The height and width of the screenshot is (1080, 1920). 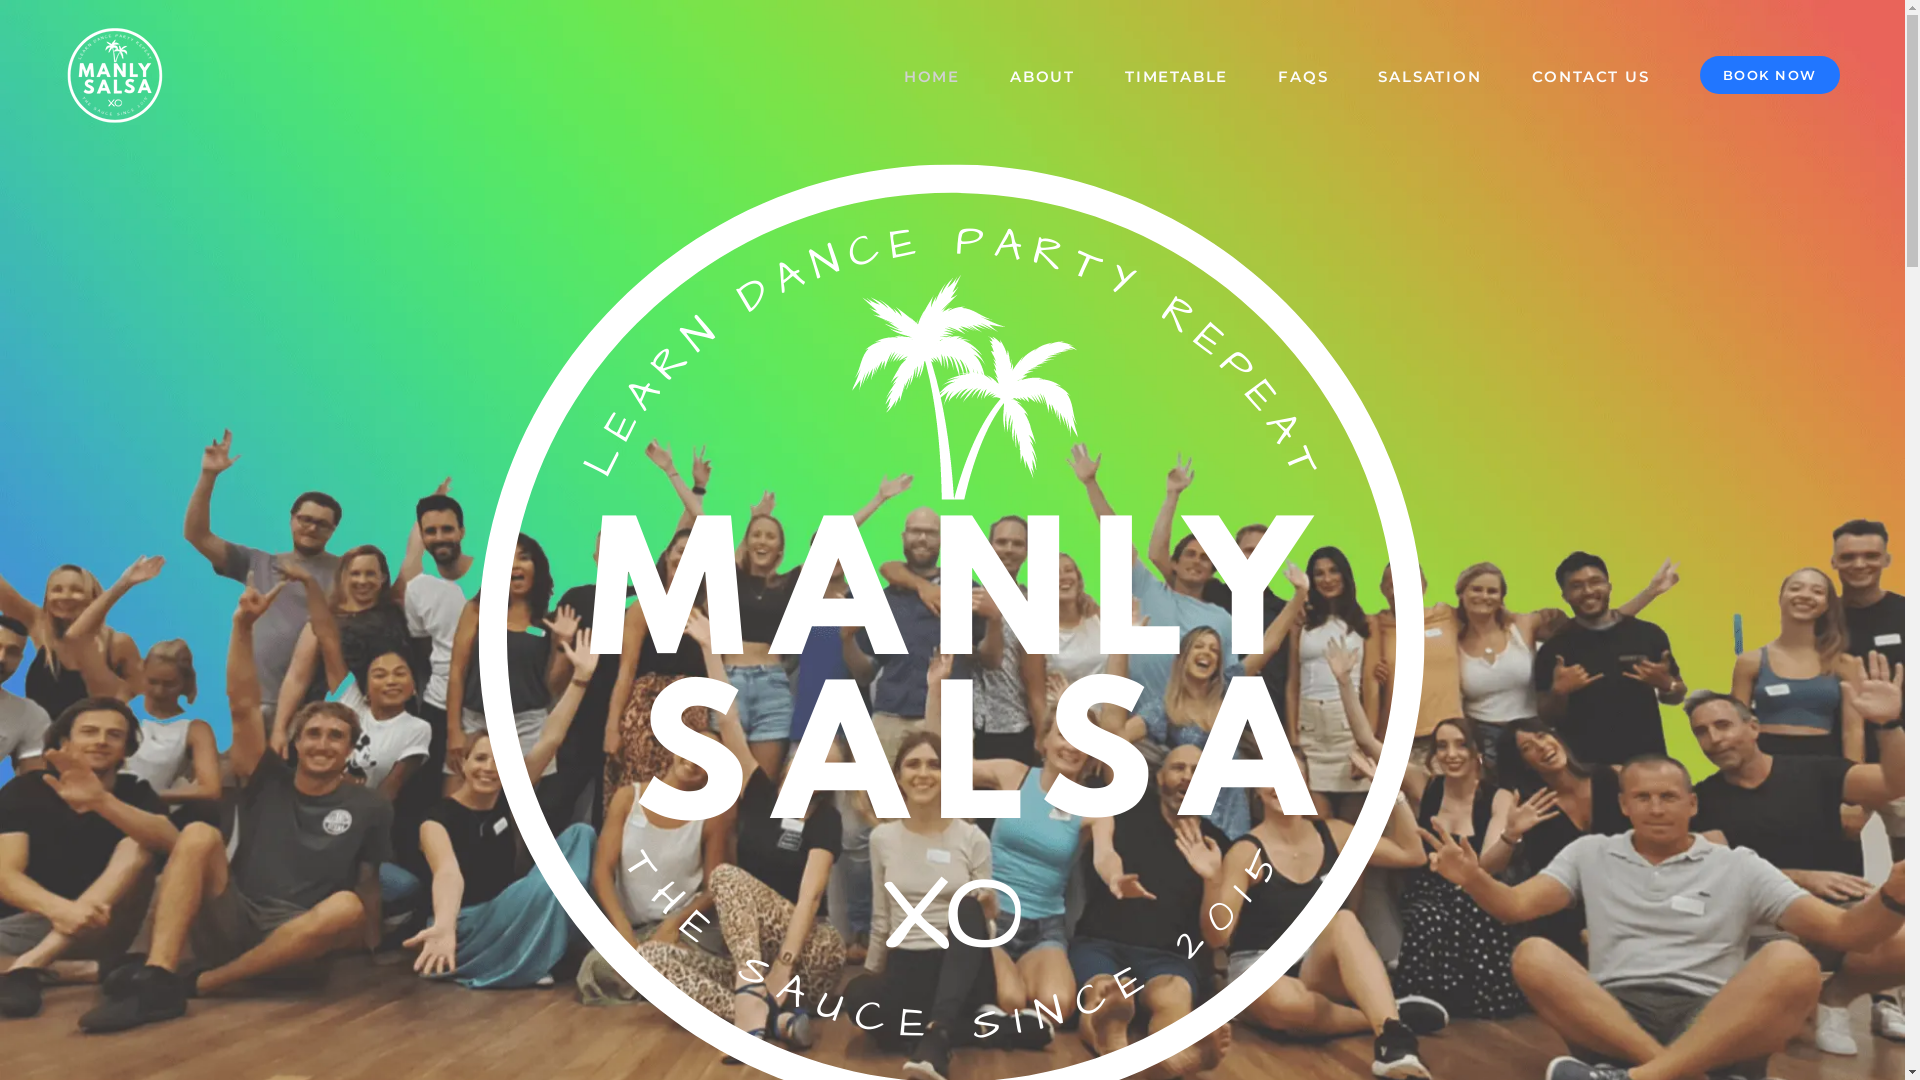 I want to click on 'ABOUT', so click(x=1041, y=73).